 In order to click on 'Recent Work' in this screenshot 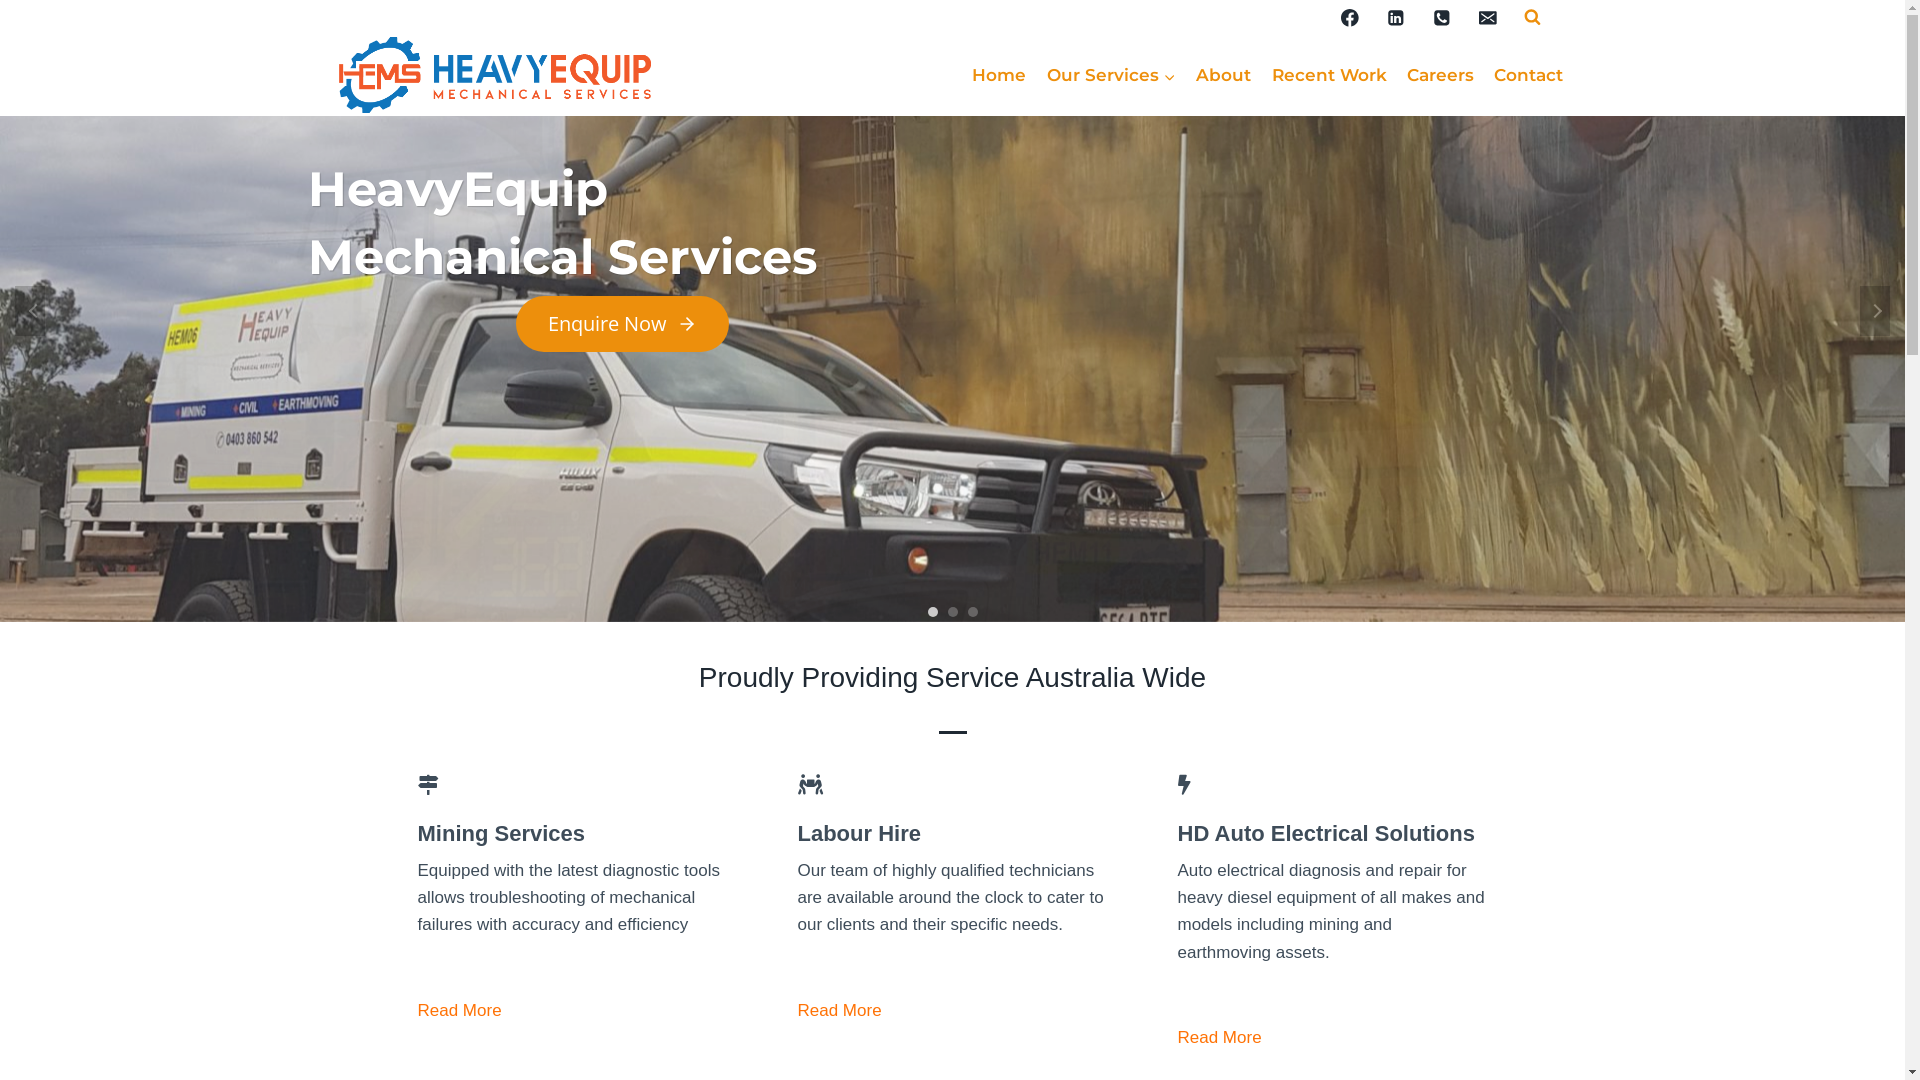, I will do `click(1260, 75)`.